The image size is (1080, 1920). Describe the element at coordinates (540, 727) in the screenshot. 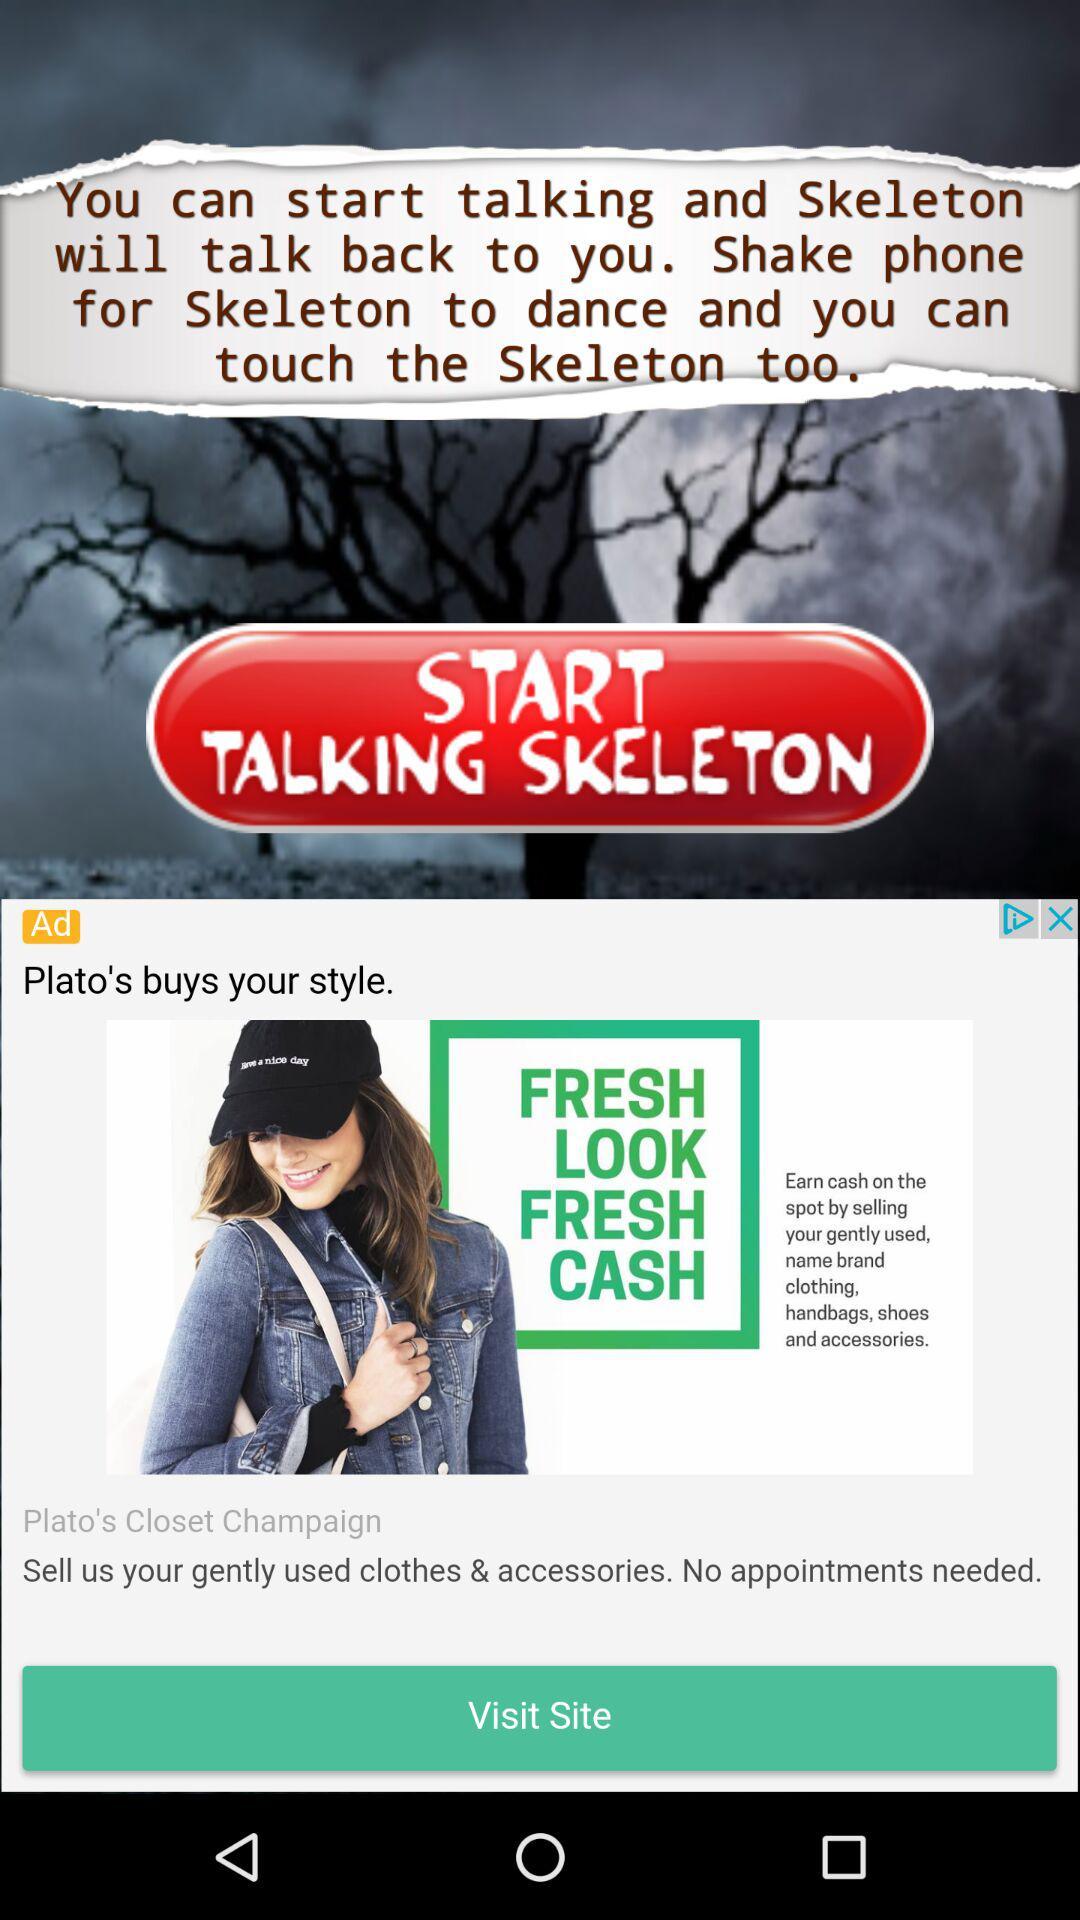

I see `app open login` at that location.